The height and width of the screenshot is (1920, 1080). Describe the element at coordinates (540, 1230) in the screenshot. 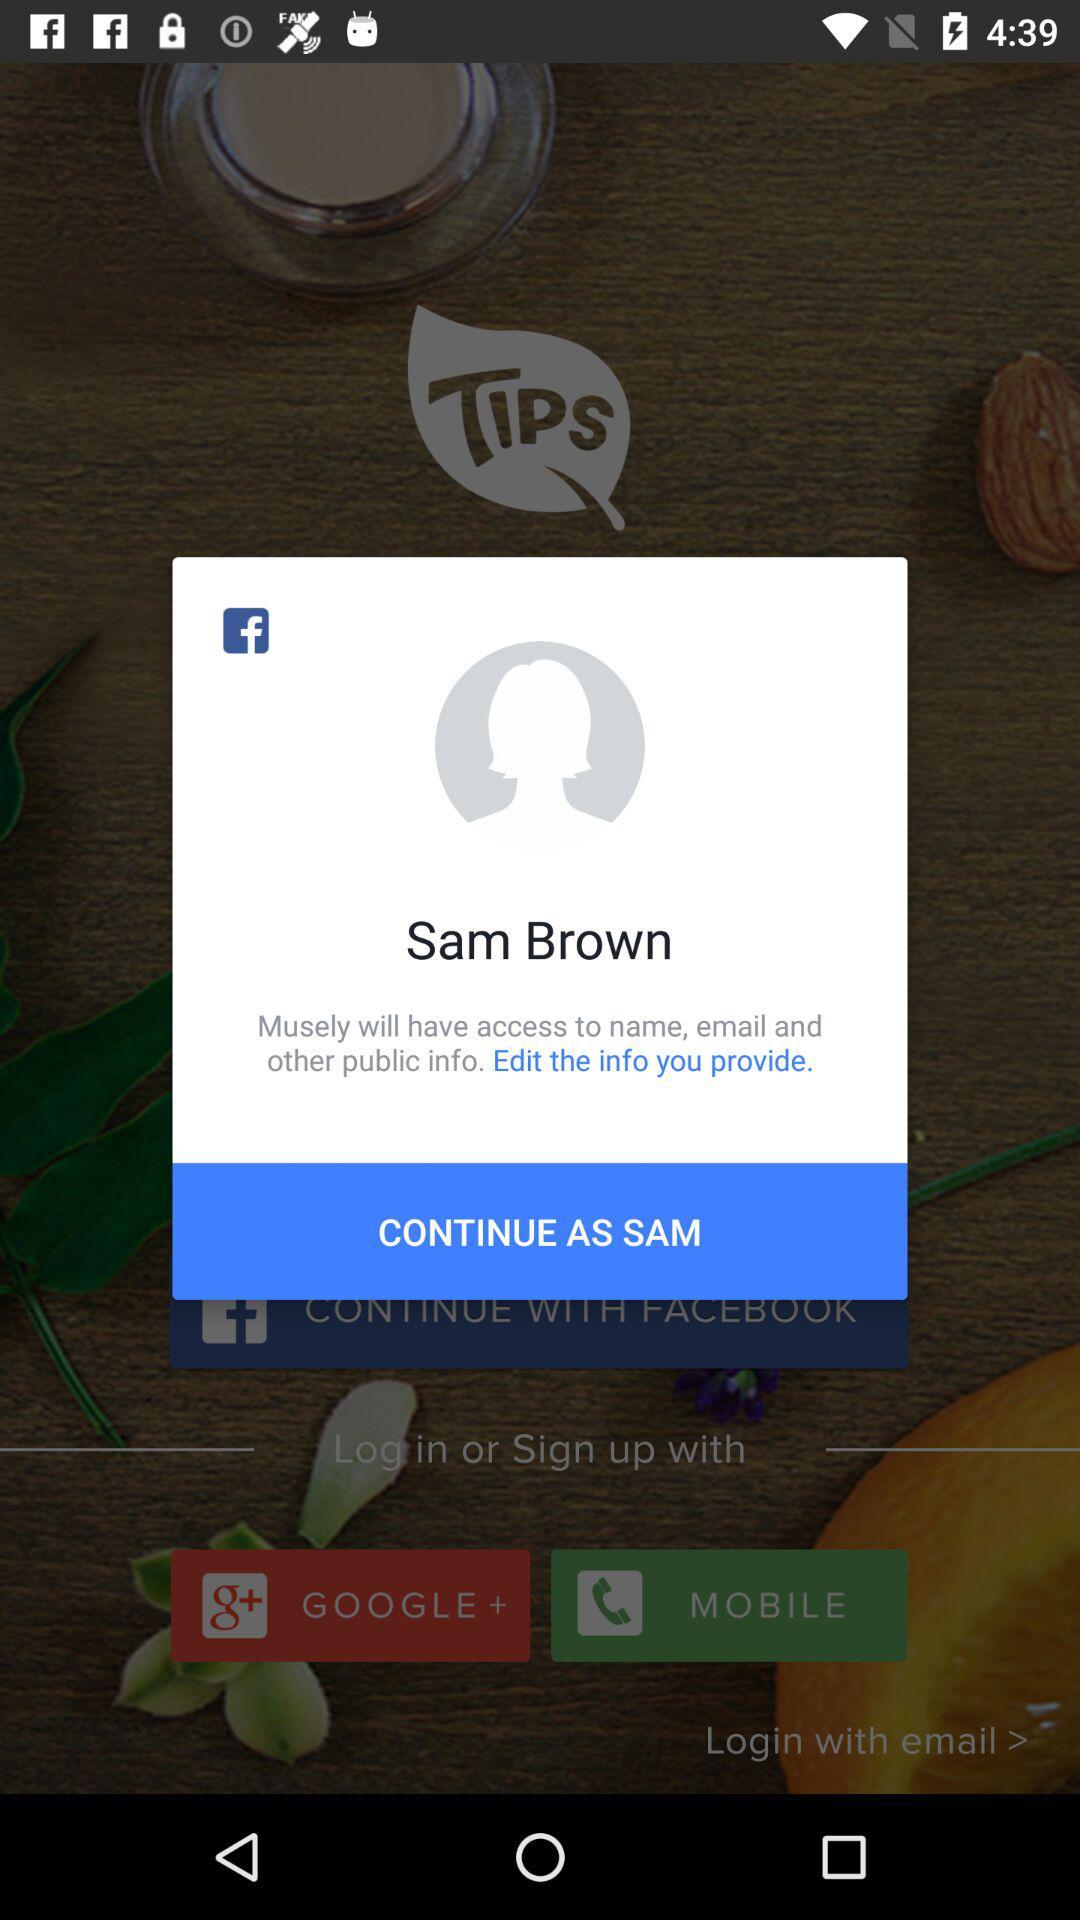

I see `icon below musely will have item` at that location.